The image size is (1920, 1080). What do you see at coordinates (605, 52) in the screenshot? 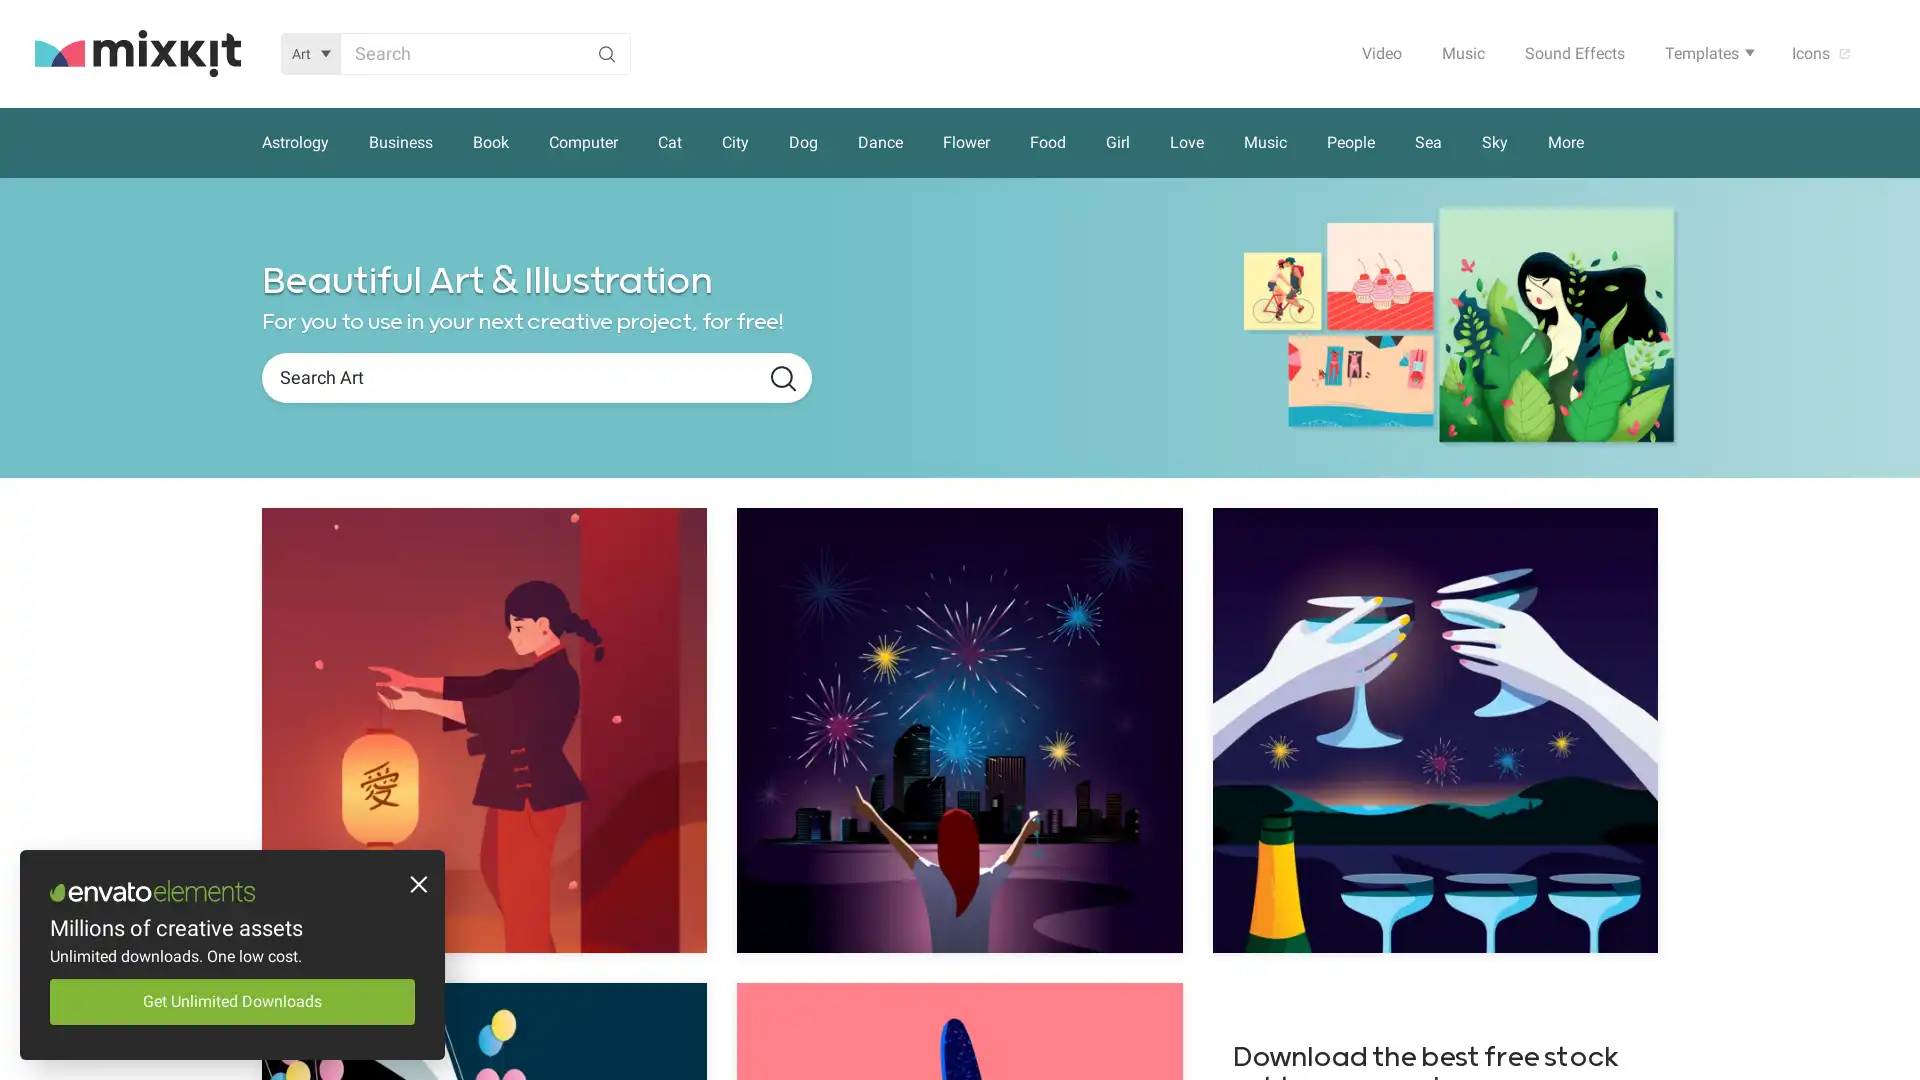
I see `Search` at bounding box center [605, 52].